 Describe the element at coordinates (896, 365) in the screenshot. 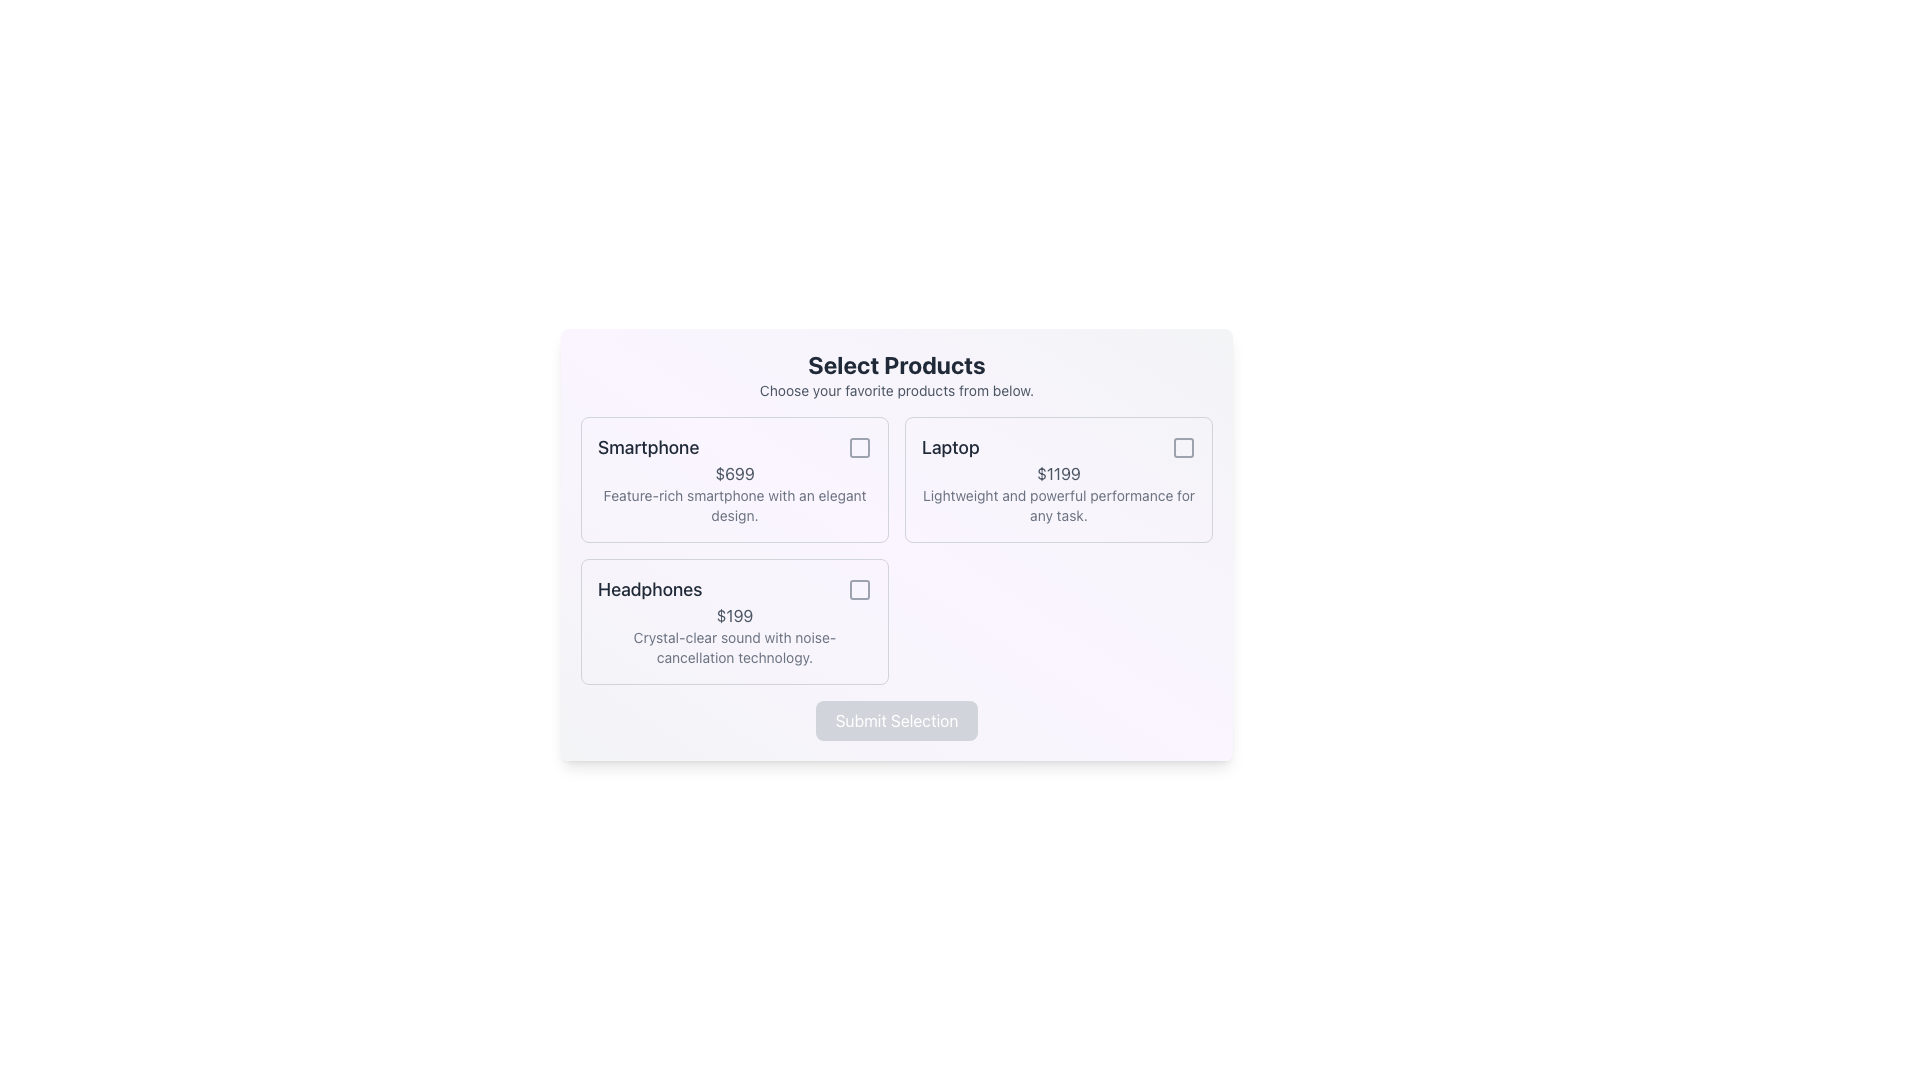

I see `text content of the bold and large-sized label reading 'Select Products', which is centrally aligned at the upper part of the section` at that location.